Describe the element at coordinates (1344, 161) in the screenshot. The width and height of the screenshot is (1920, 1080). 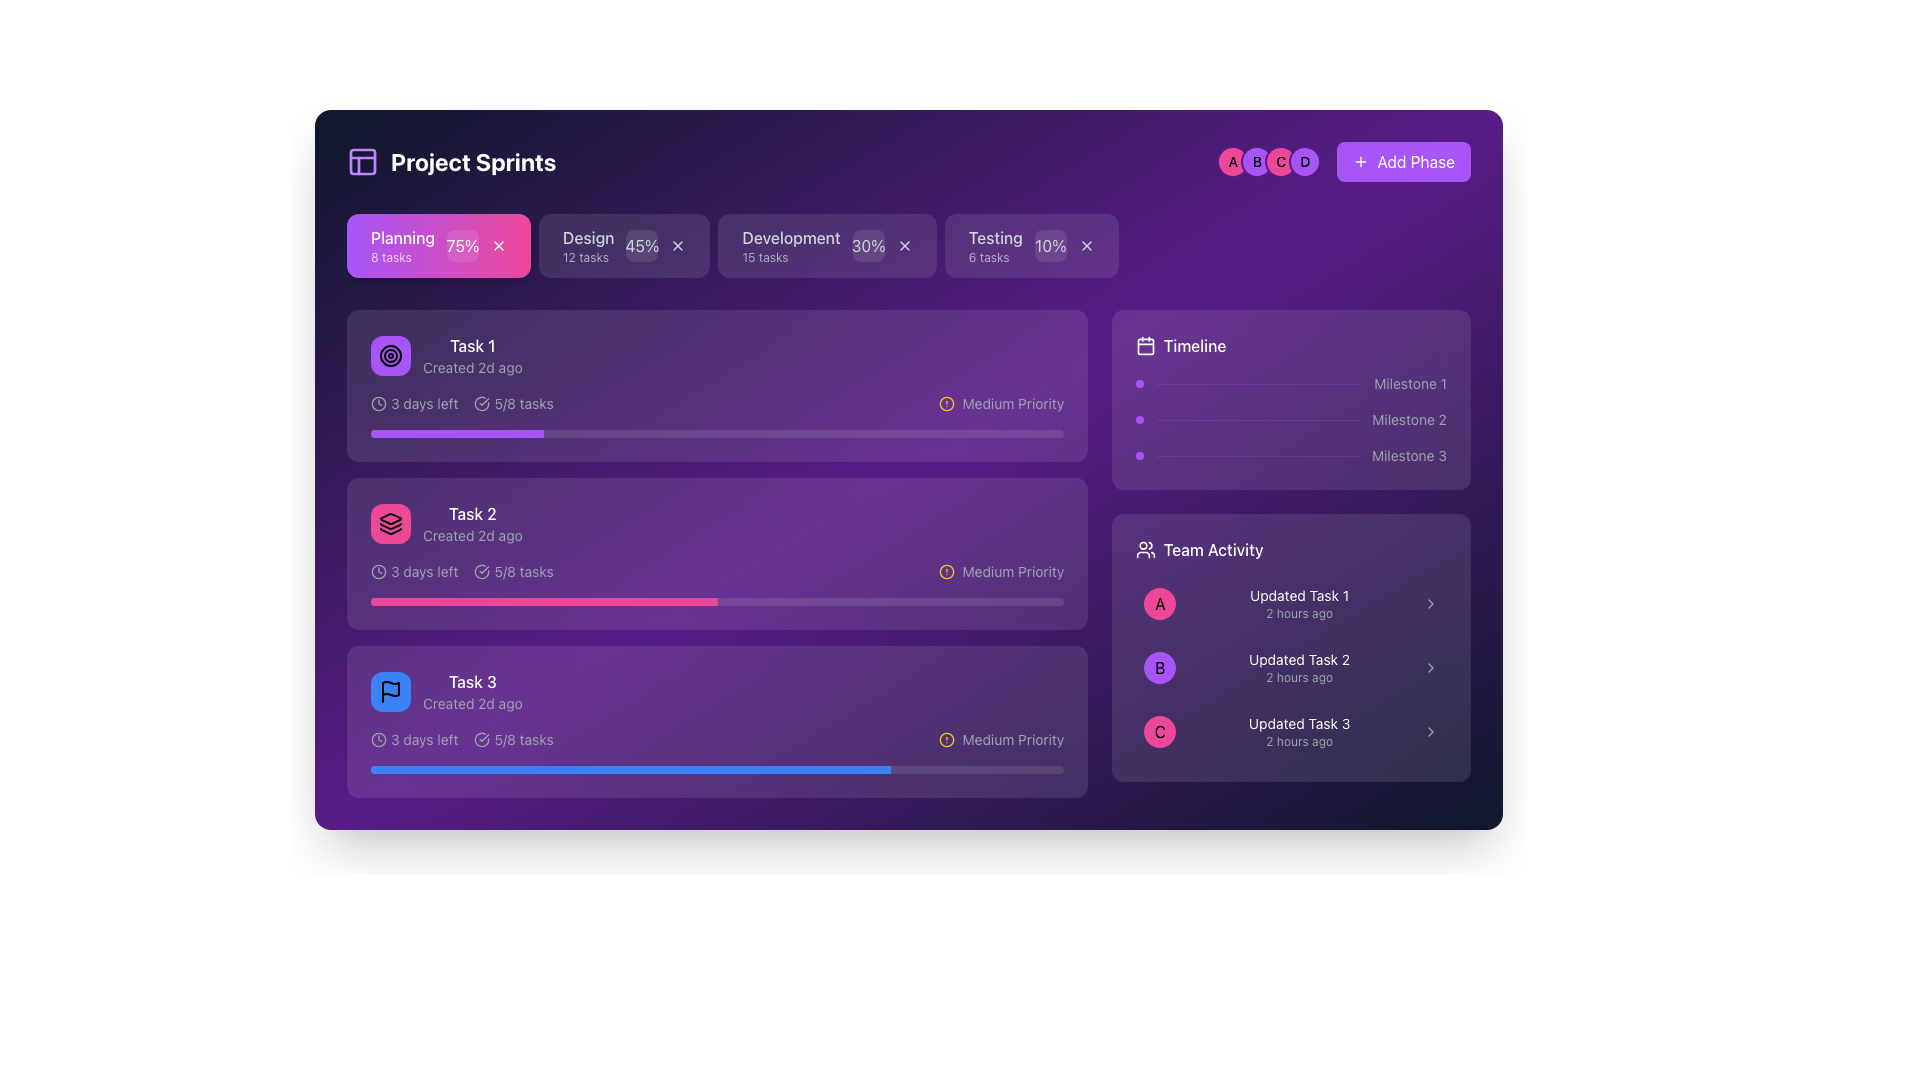
I see `the 'Add Phase' button with a purple background and white text, located at the top-right area of the main interface` at that location.